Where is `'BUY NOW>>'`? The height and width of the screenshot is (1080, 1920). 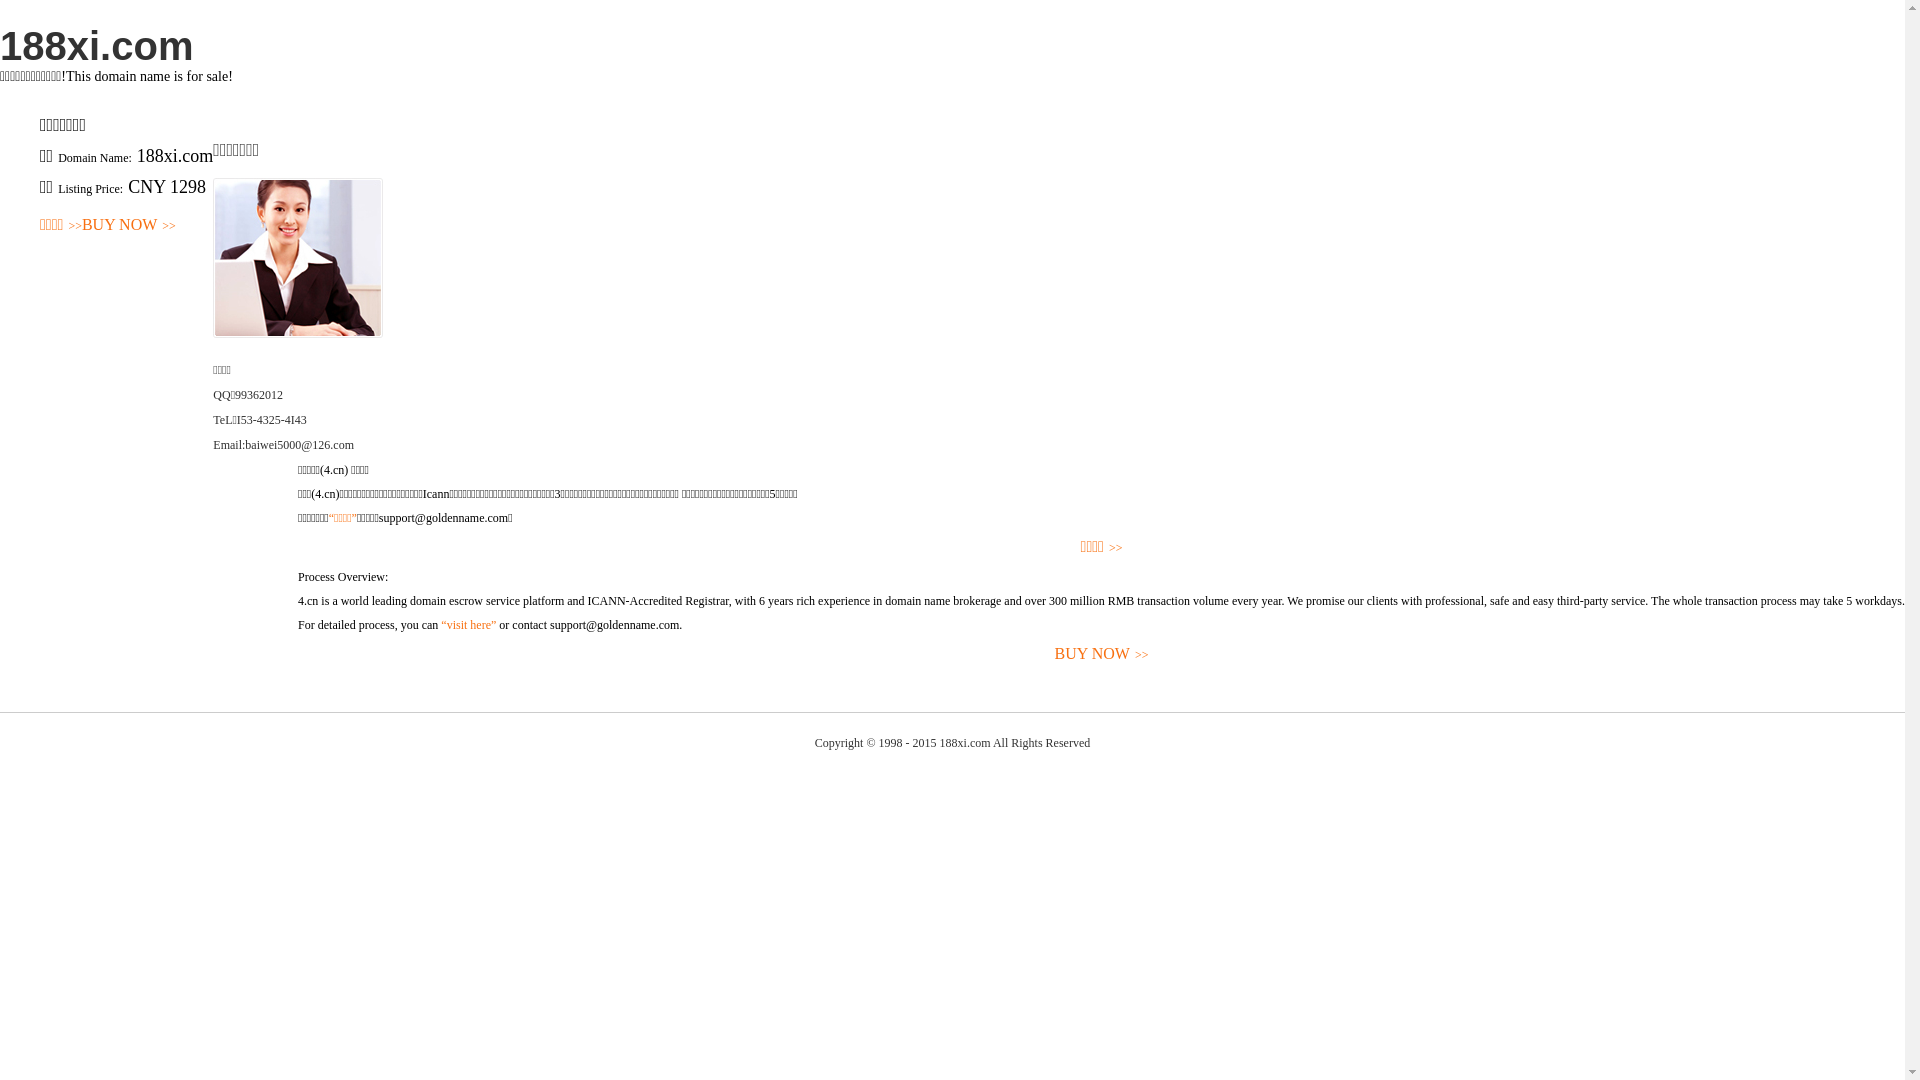 'BUY NOW>>' is located at coordinates (128, 225).